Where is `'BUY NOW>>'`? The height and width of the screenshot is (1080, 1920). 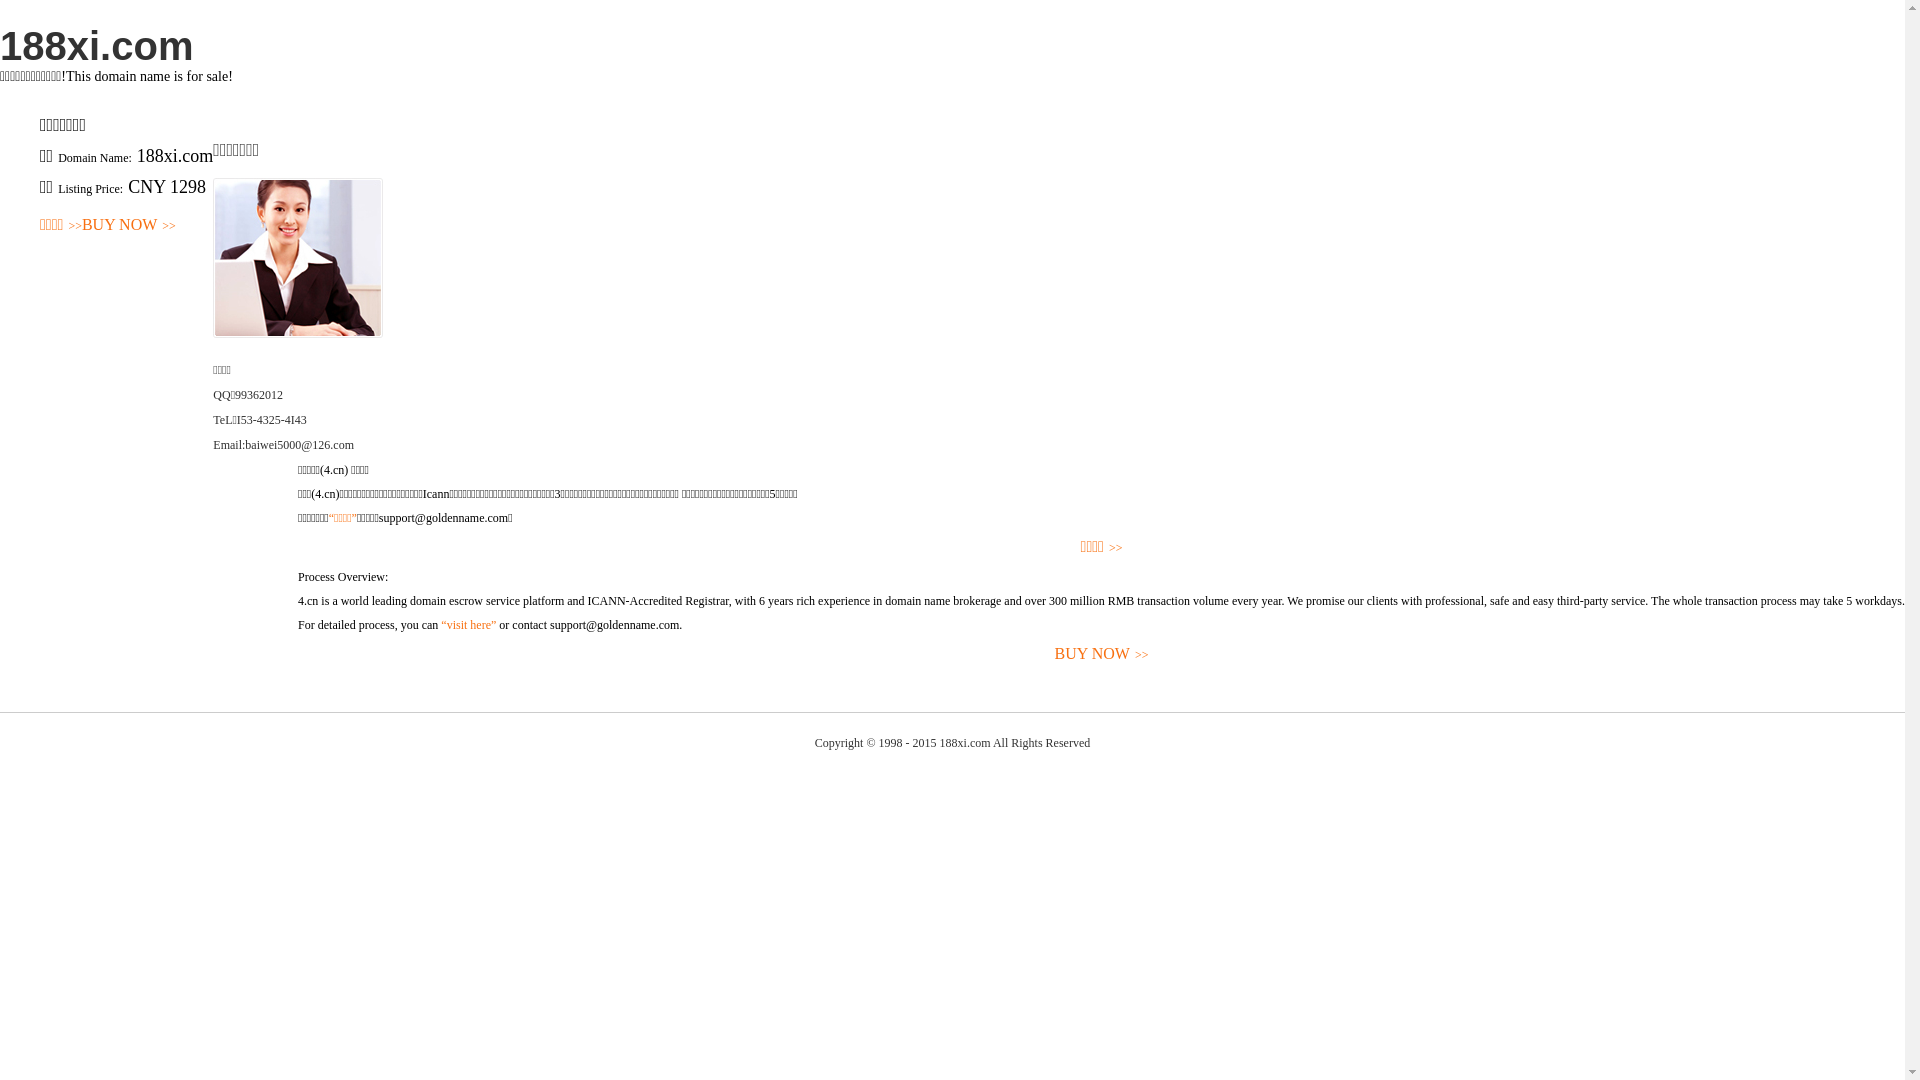 'BUY NOW>>' is located at coordinates (128, 225).